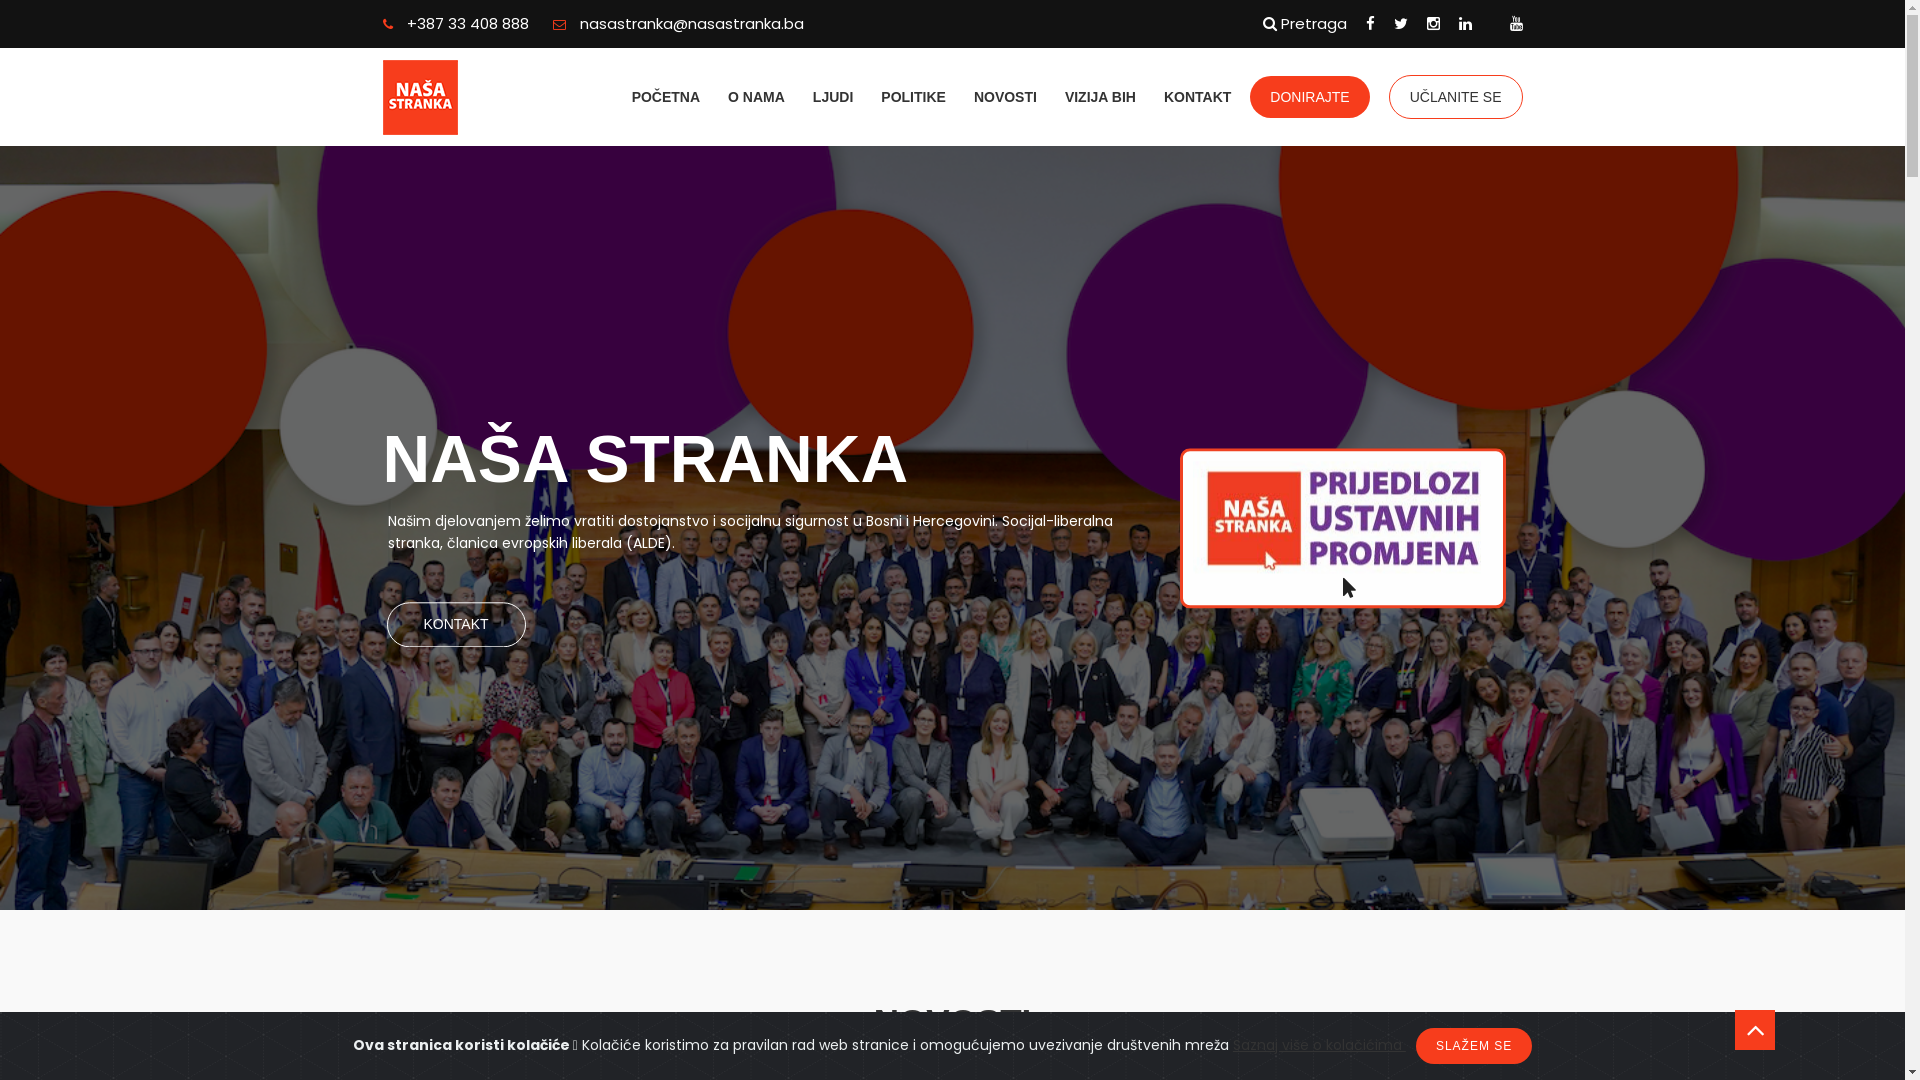  Describe the element at coordinates (1197, 96) in the screenshot. I see `'KONTAKT'` at that location.